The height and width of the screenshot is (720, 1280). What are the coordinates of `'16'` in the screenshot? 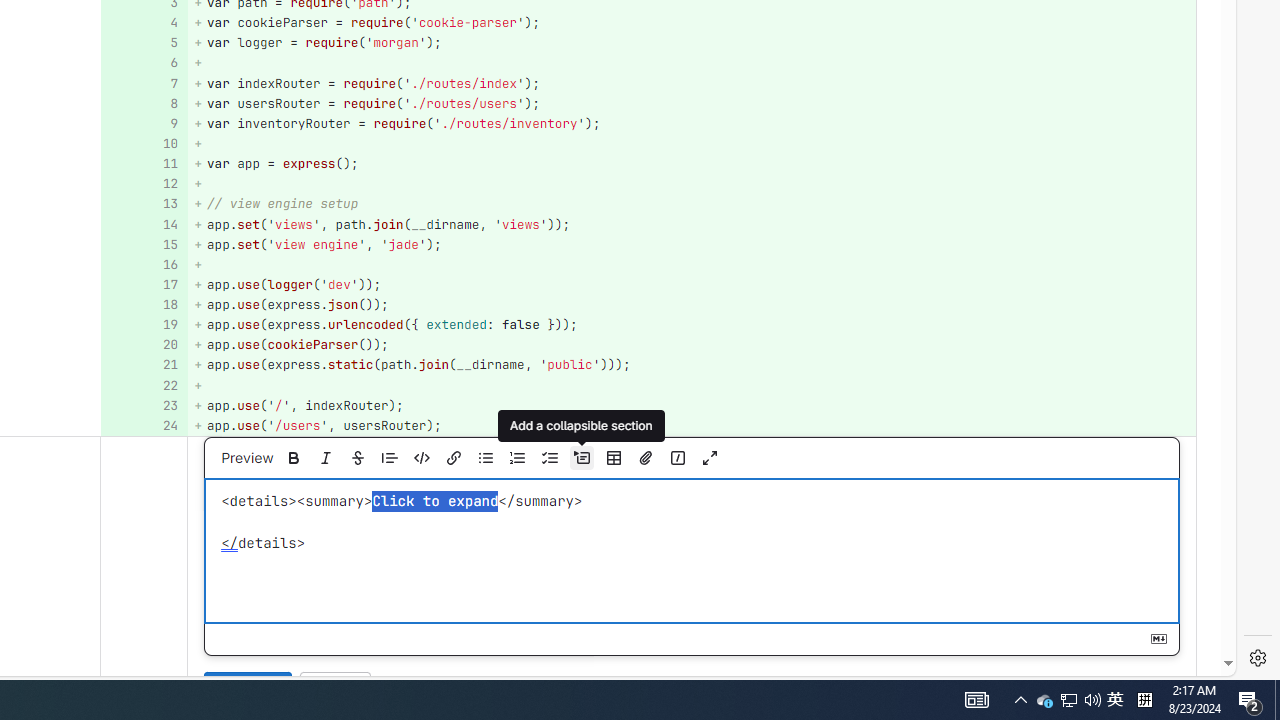 It's located at (141, 263).